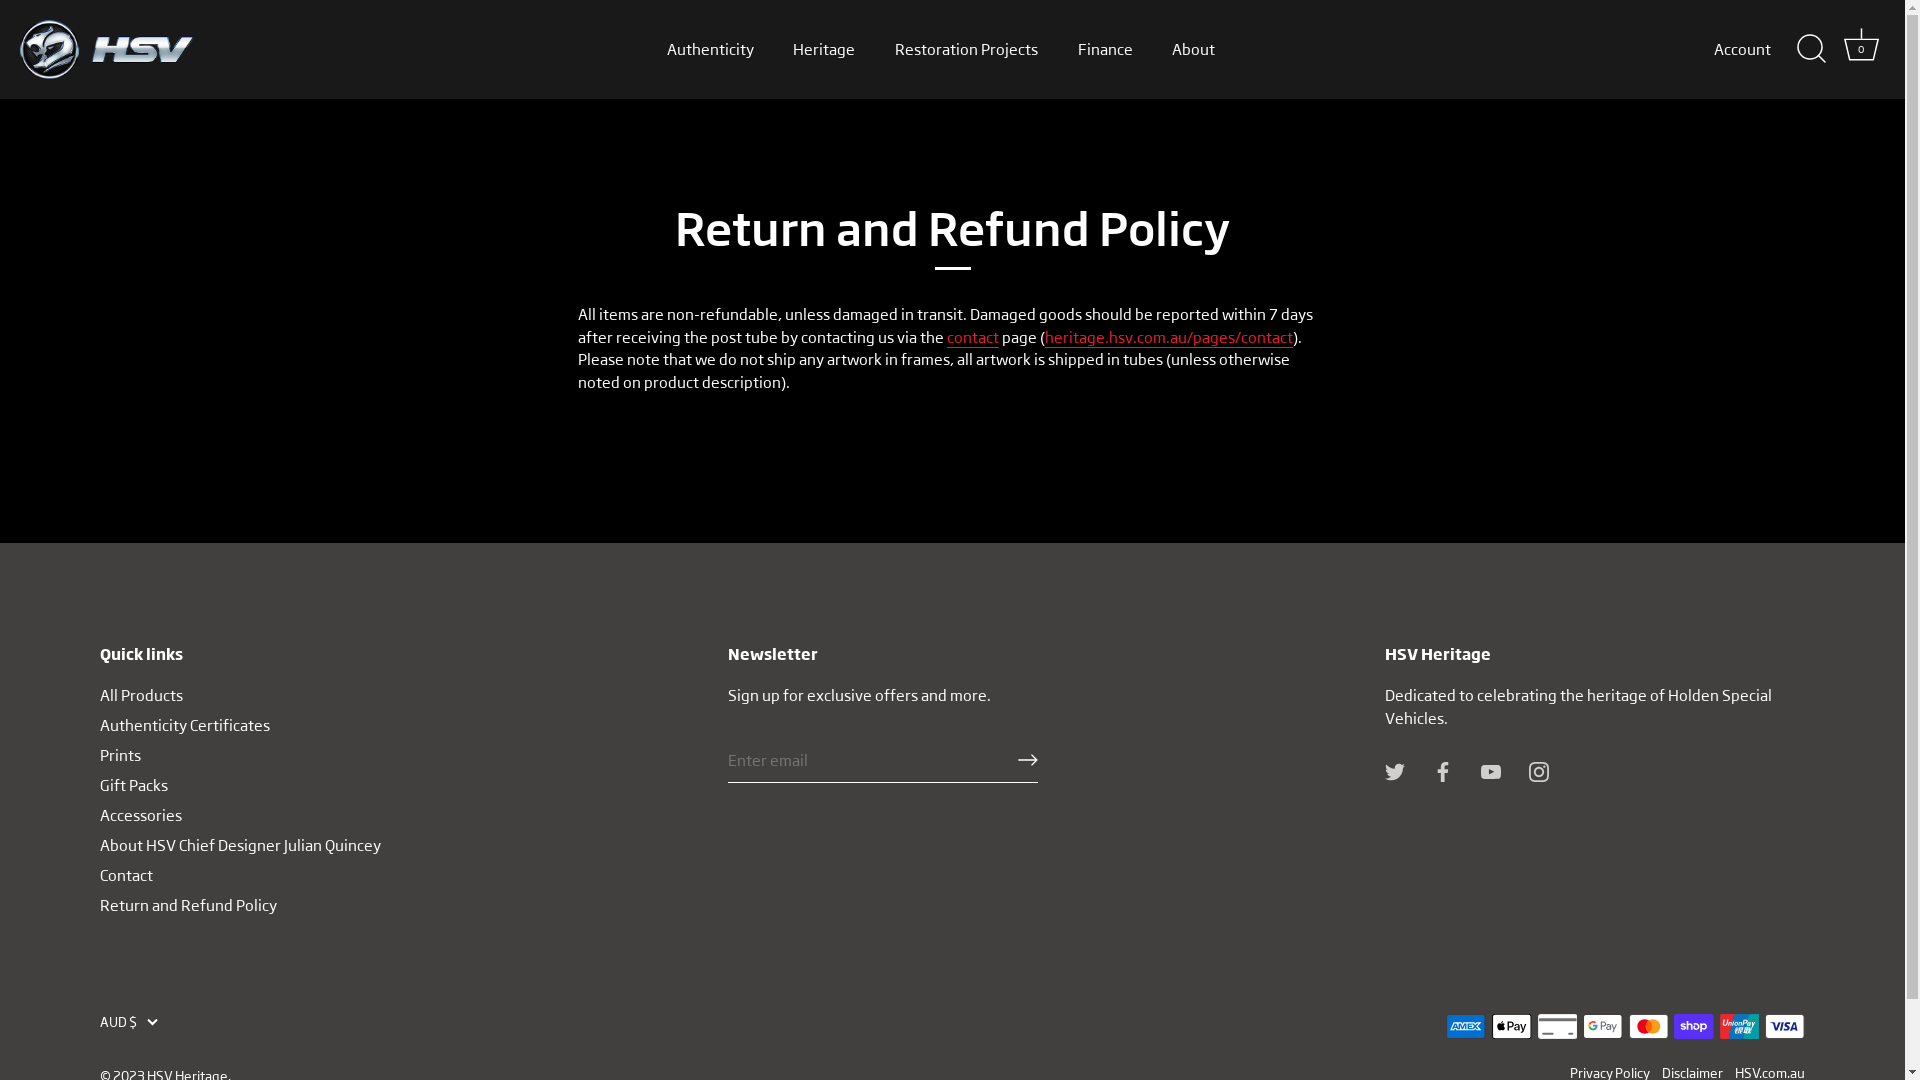  Describe the element at coordinates (1394, 768) in the screenshot. I see `'Twitter'` at that location.